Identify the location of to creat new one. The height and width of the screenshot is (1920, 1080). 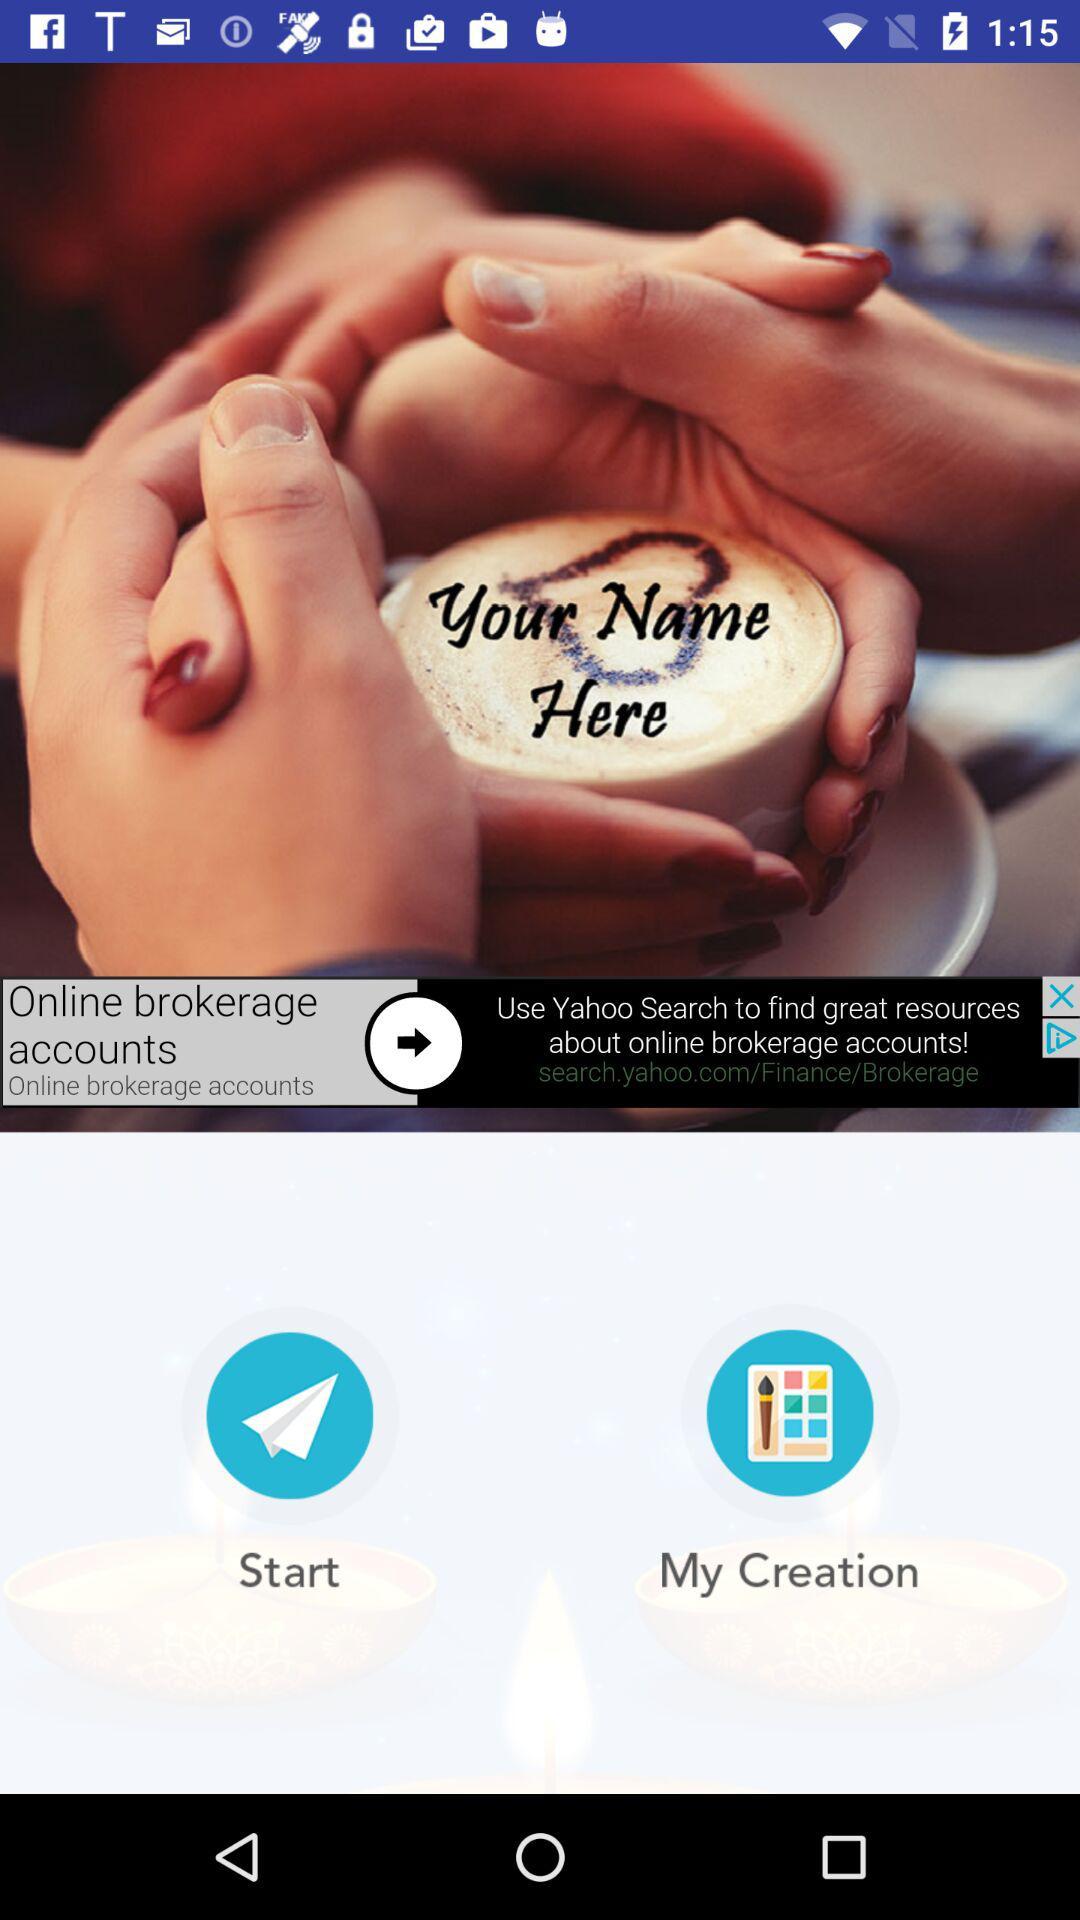
(789, 1450).